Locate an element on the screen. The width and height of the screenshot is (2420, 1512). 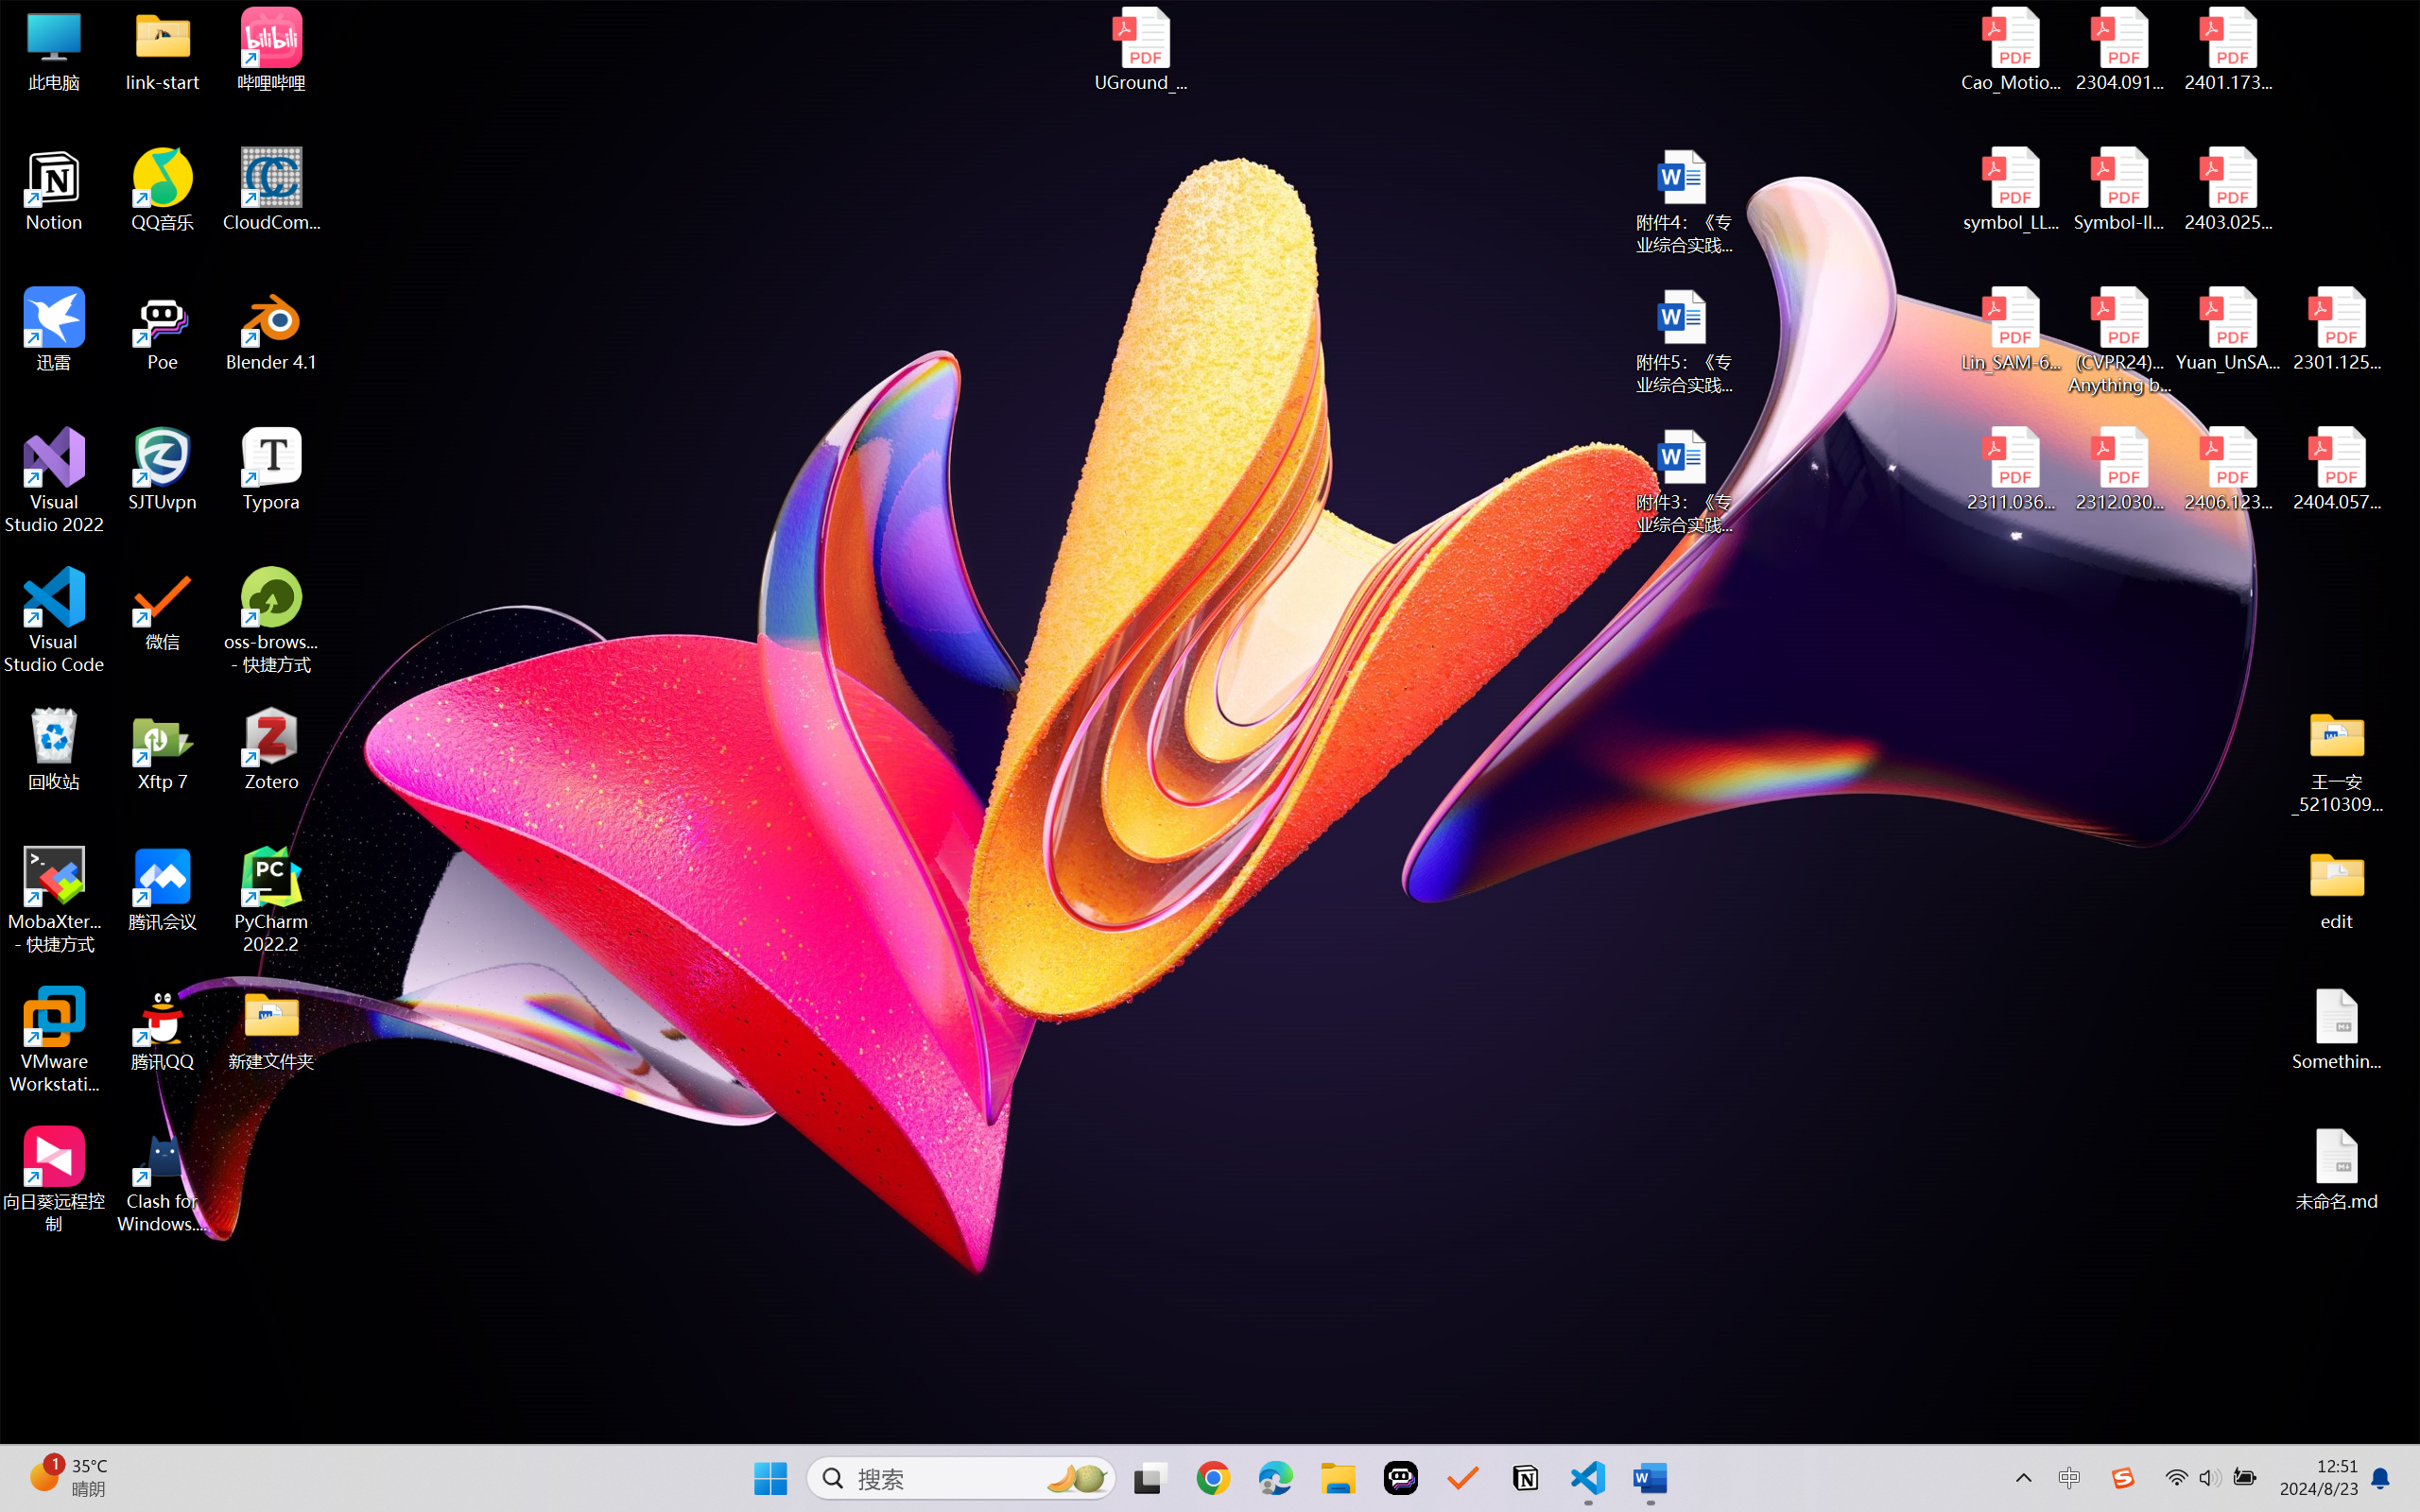
'Xftp 7' is located at coordinates (163, 748).